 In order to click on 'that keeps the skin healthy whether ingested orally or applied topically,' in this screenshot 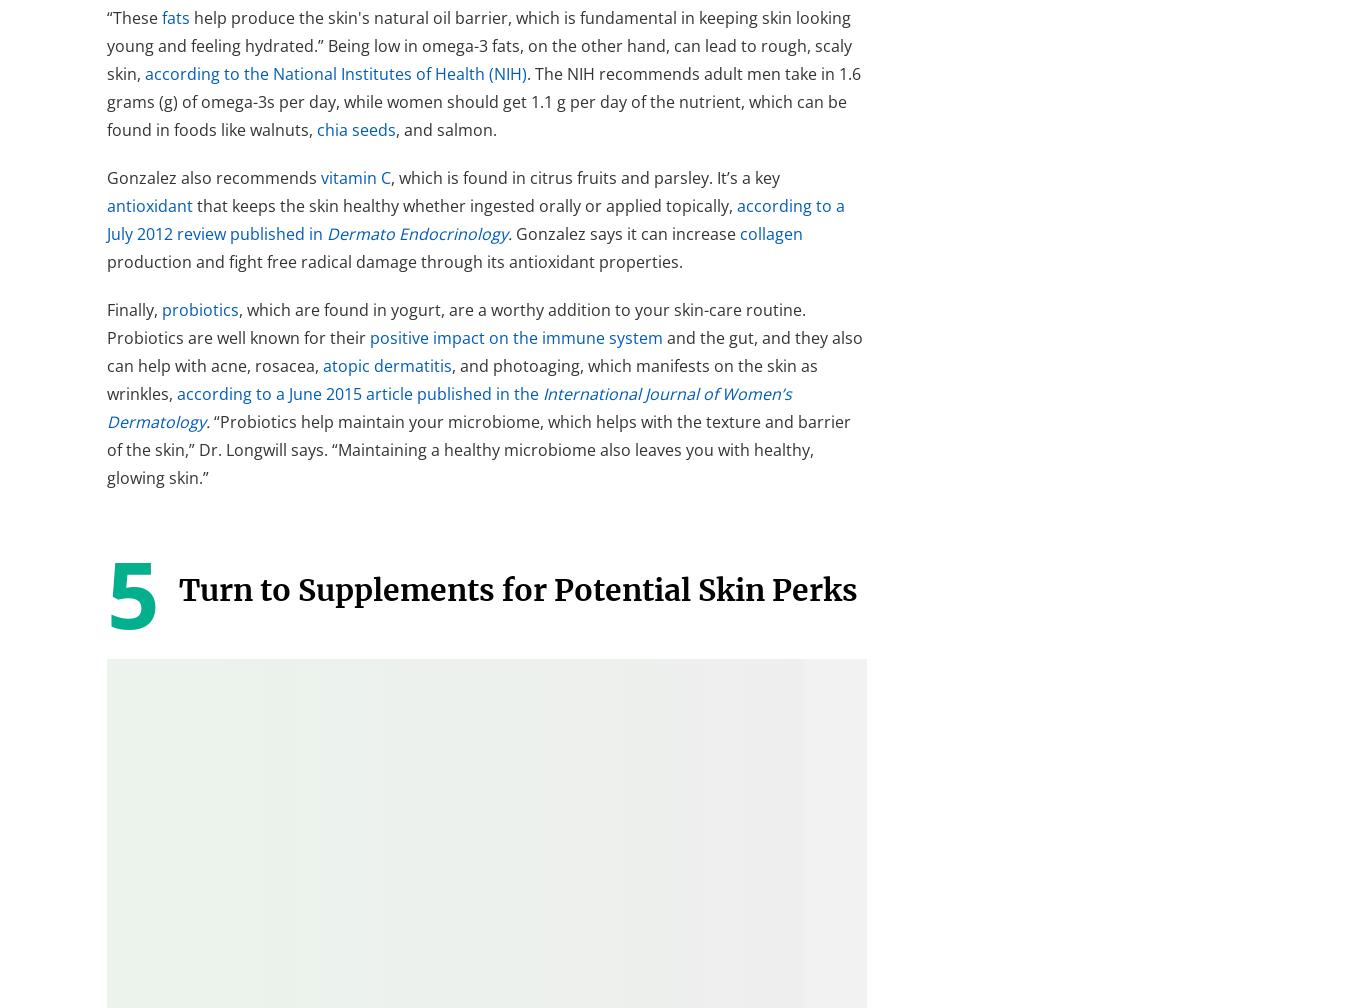, I will do `click(464, 205)`.